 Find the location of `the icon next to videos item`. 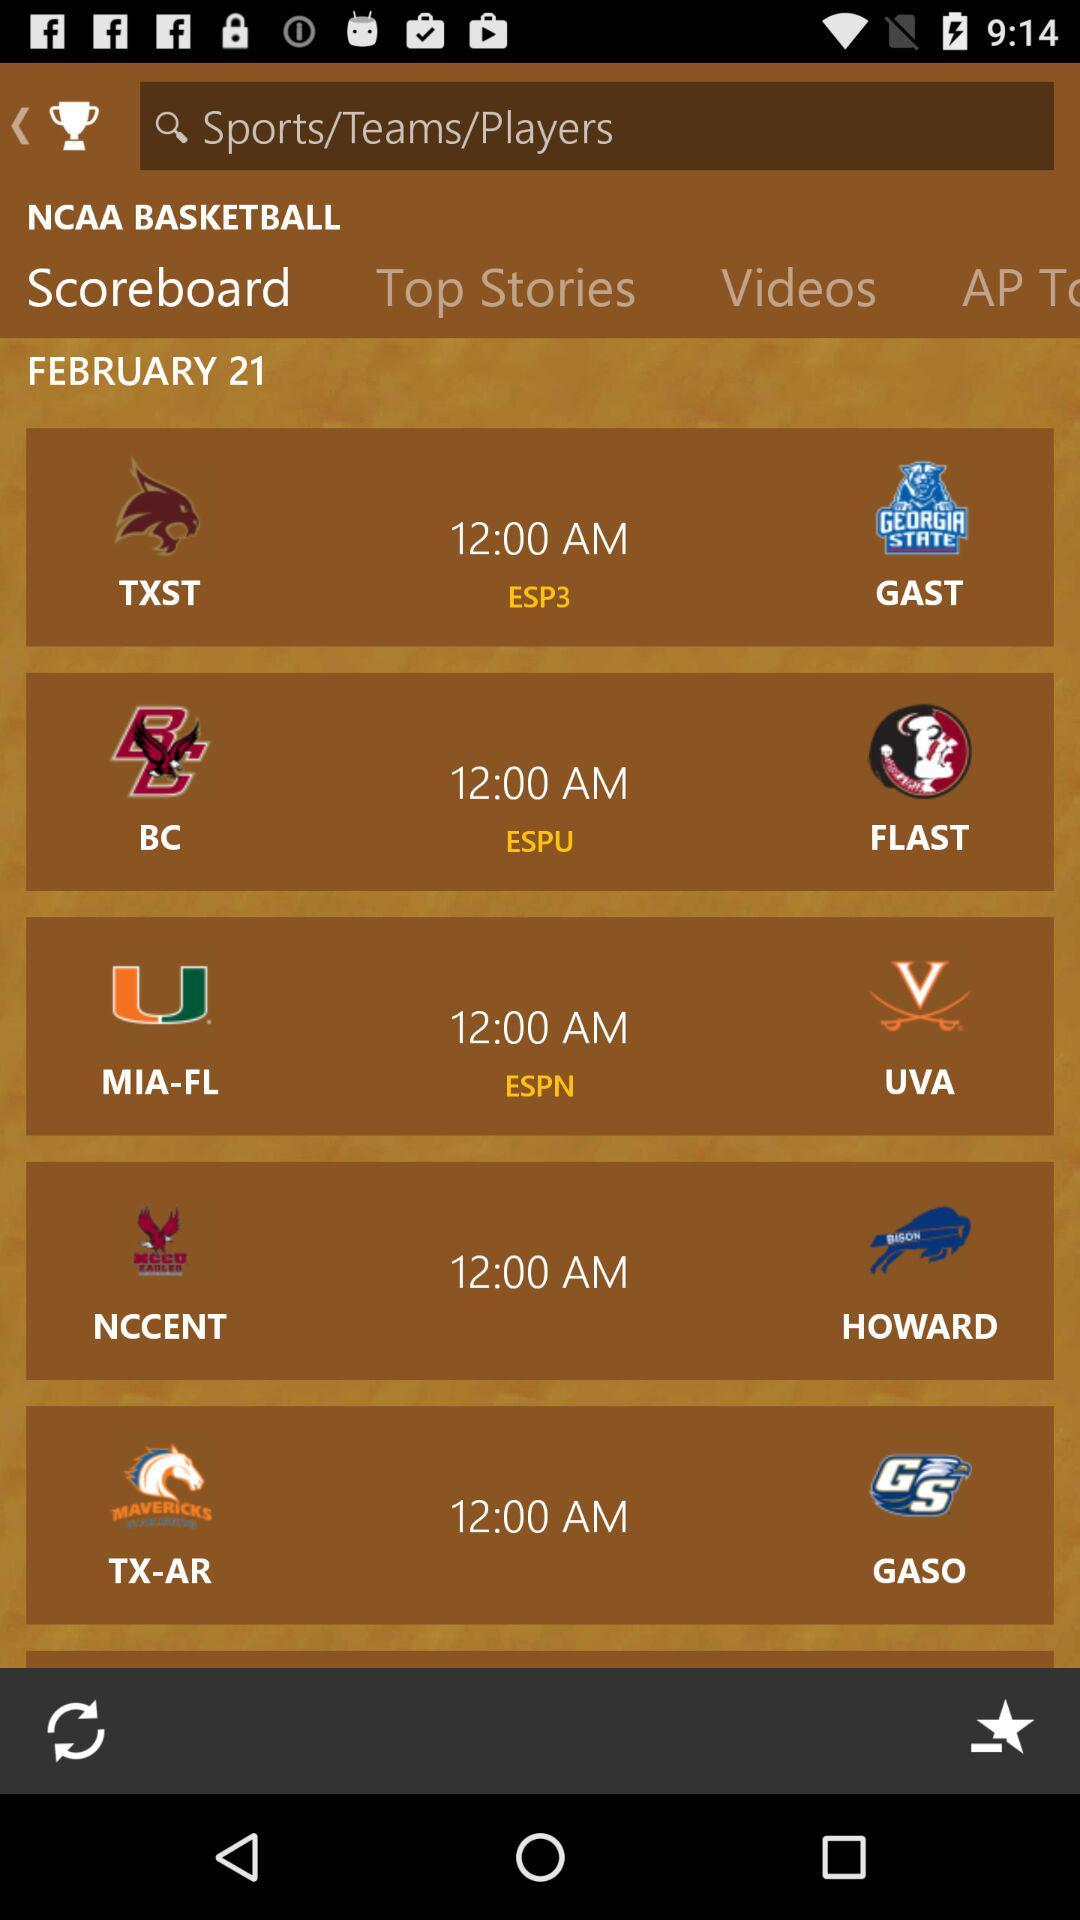

the icon next to videos item is located at coordinates (520, 290).